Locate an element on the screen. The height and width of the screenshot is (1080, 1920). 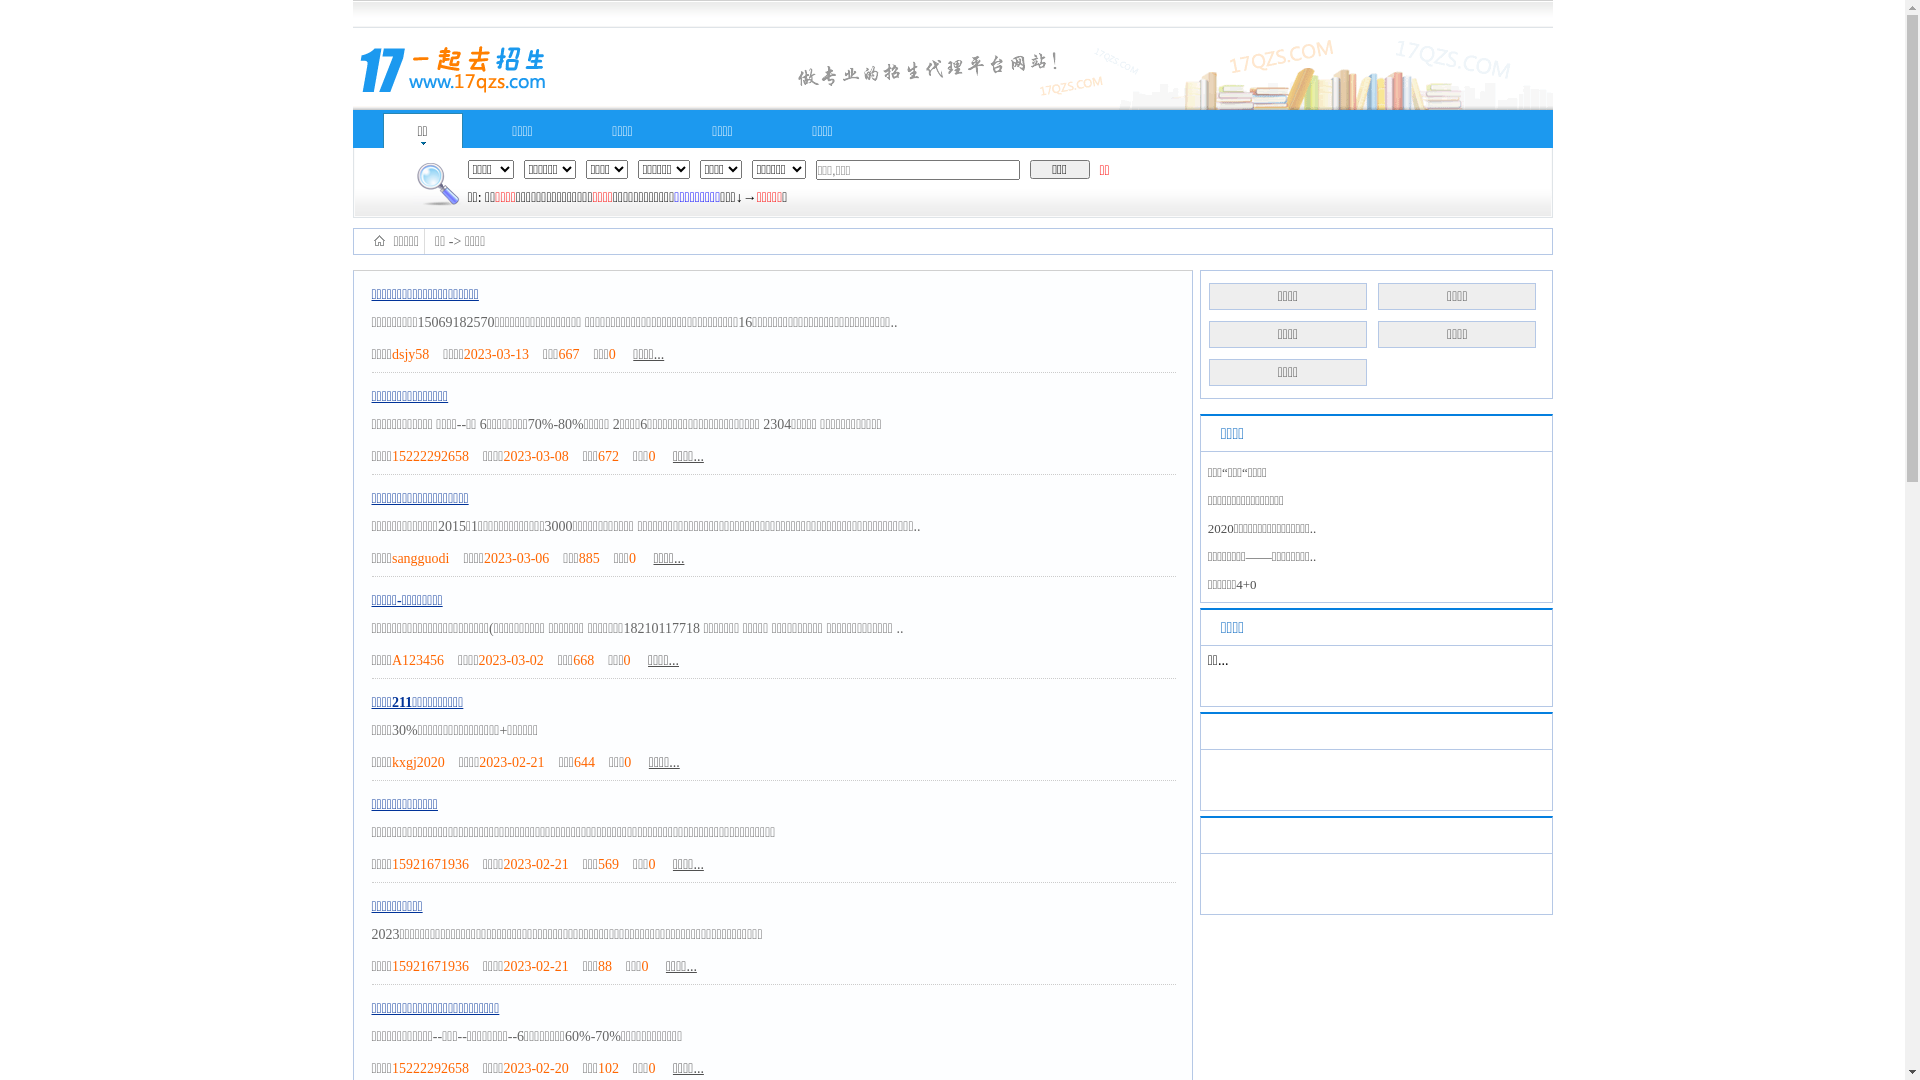
'0' is located at coordinates (651, 1067).